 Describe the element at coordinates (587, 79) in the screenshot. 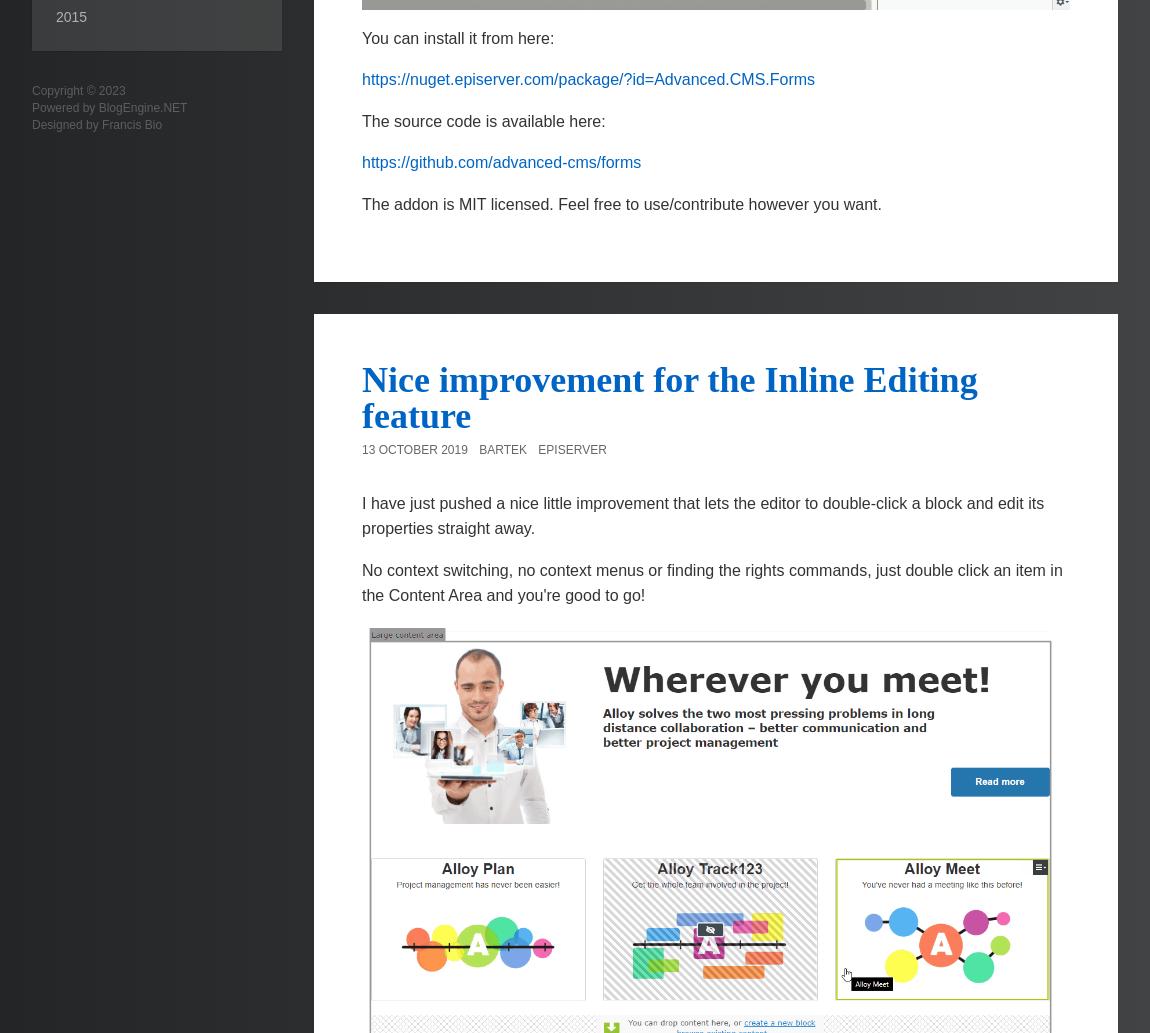

I see `'https://nuget.episerver.com/package/?id=Advanced.CMS.Forms'` at that location.